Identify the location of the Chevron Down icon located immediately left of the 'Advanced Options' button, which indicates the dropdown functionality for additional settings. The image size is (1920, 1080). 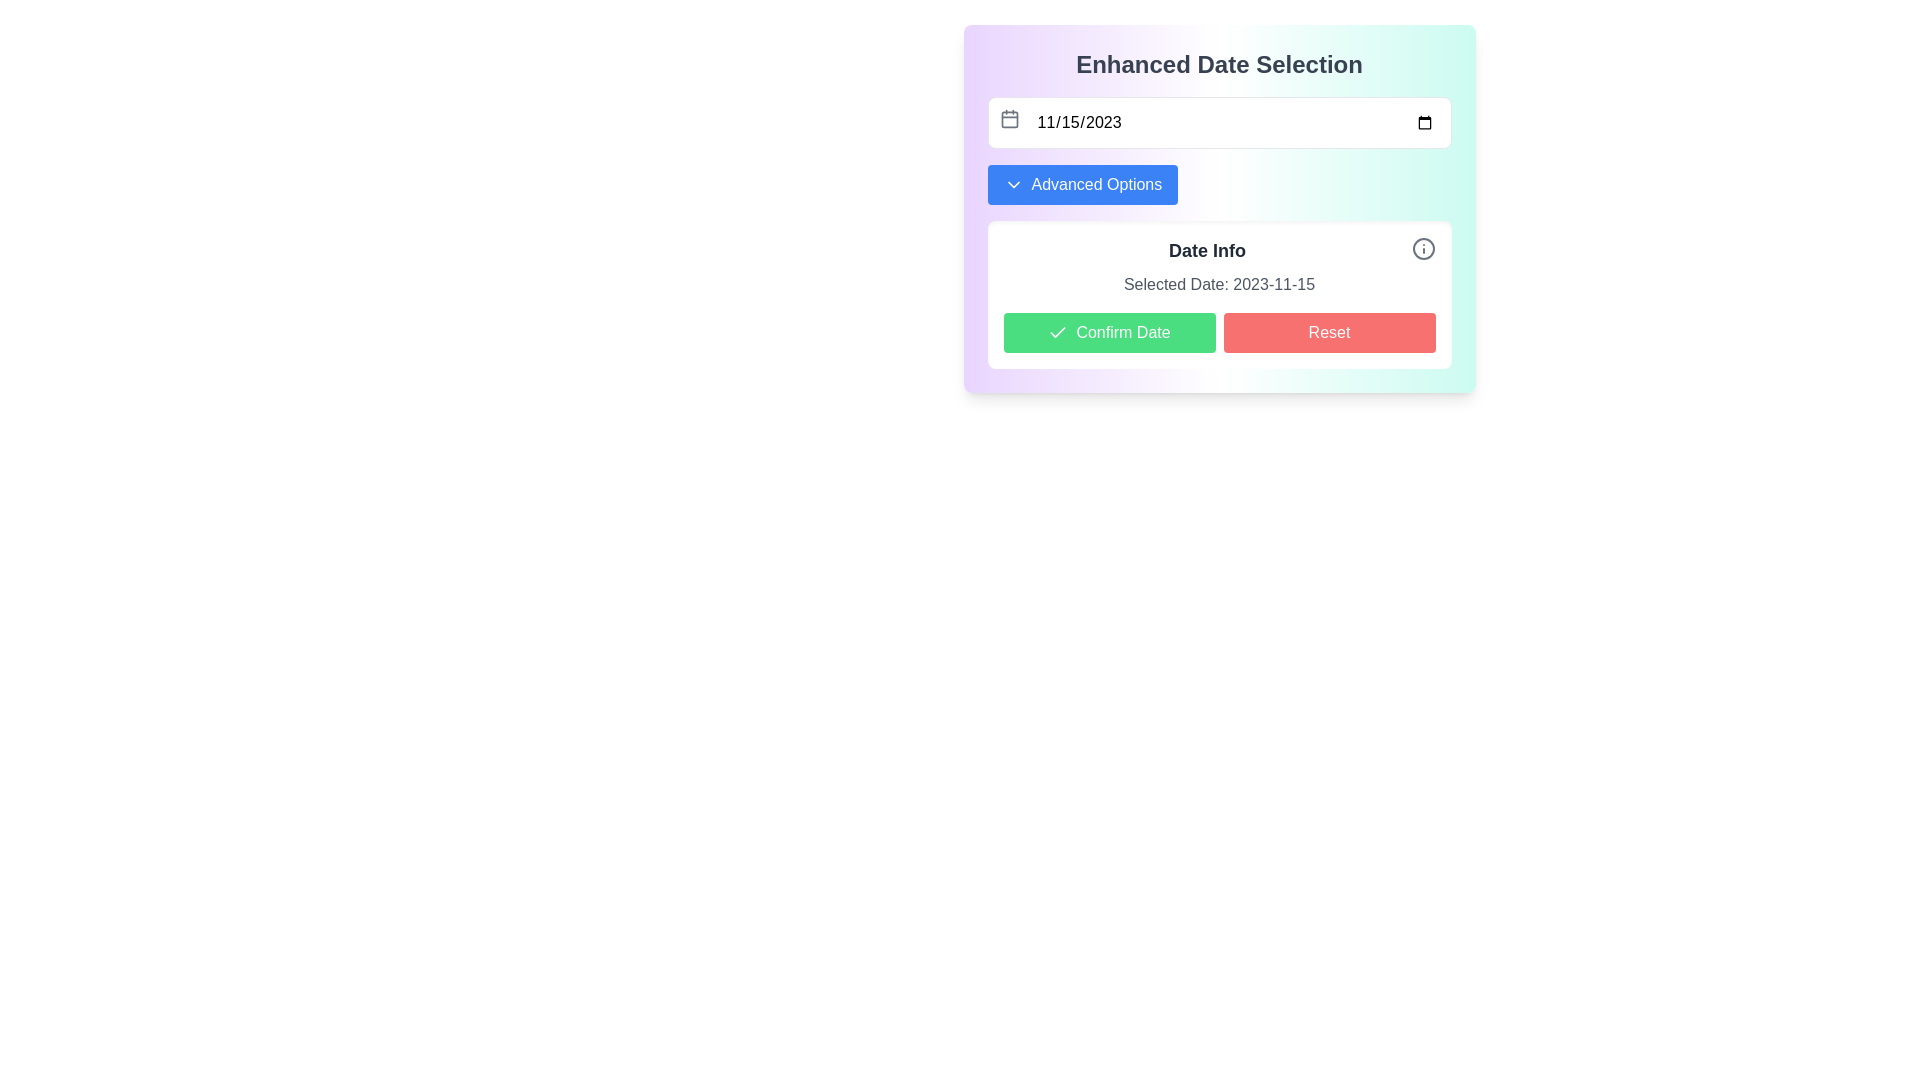
(1013, 185).